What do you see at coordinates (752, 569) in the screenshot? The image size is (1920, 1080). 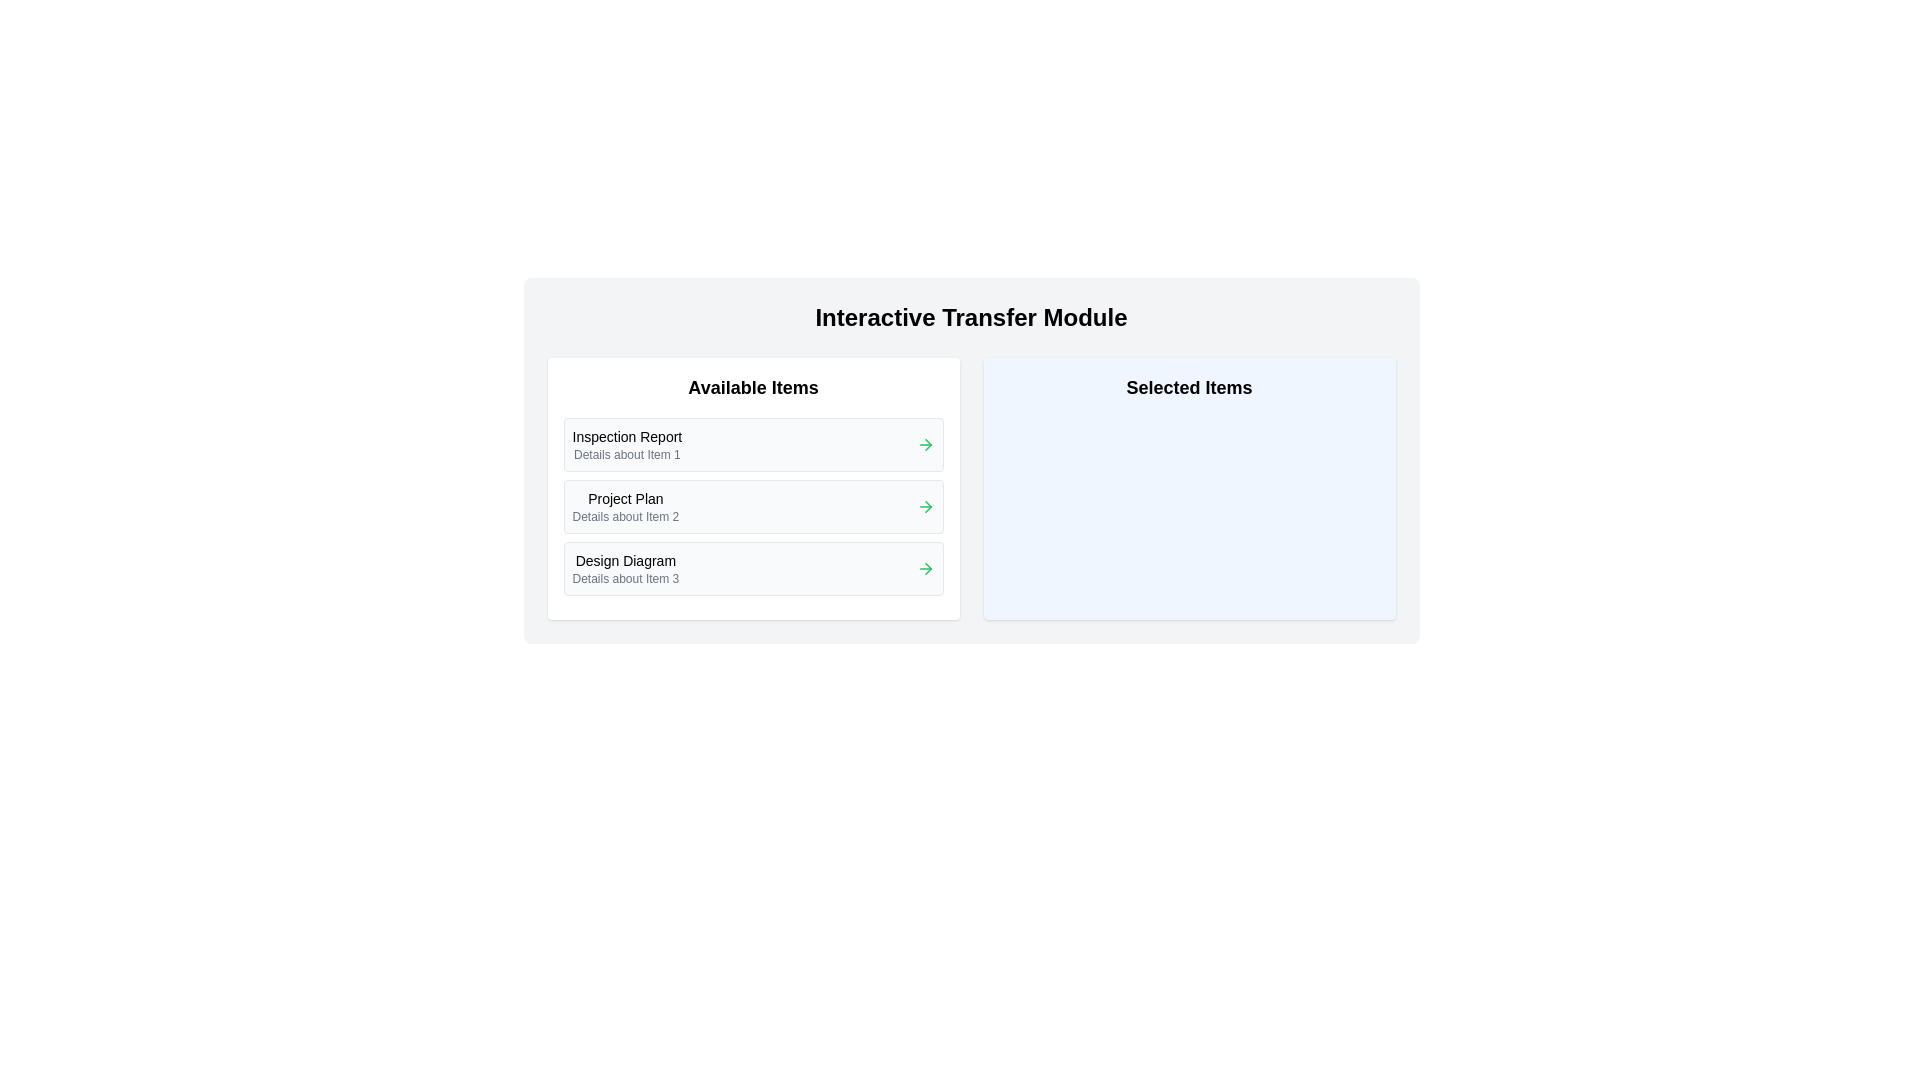 I see `text content of the third selectable item in the 'Available Items' section, which has an actionable icon for transferring 'Design Diagram' details` at bounding box center [752, 569].